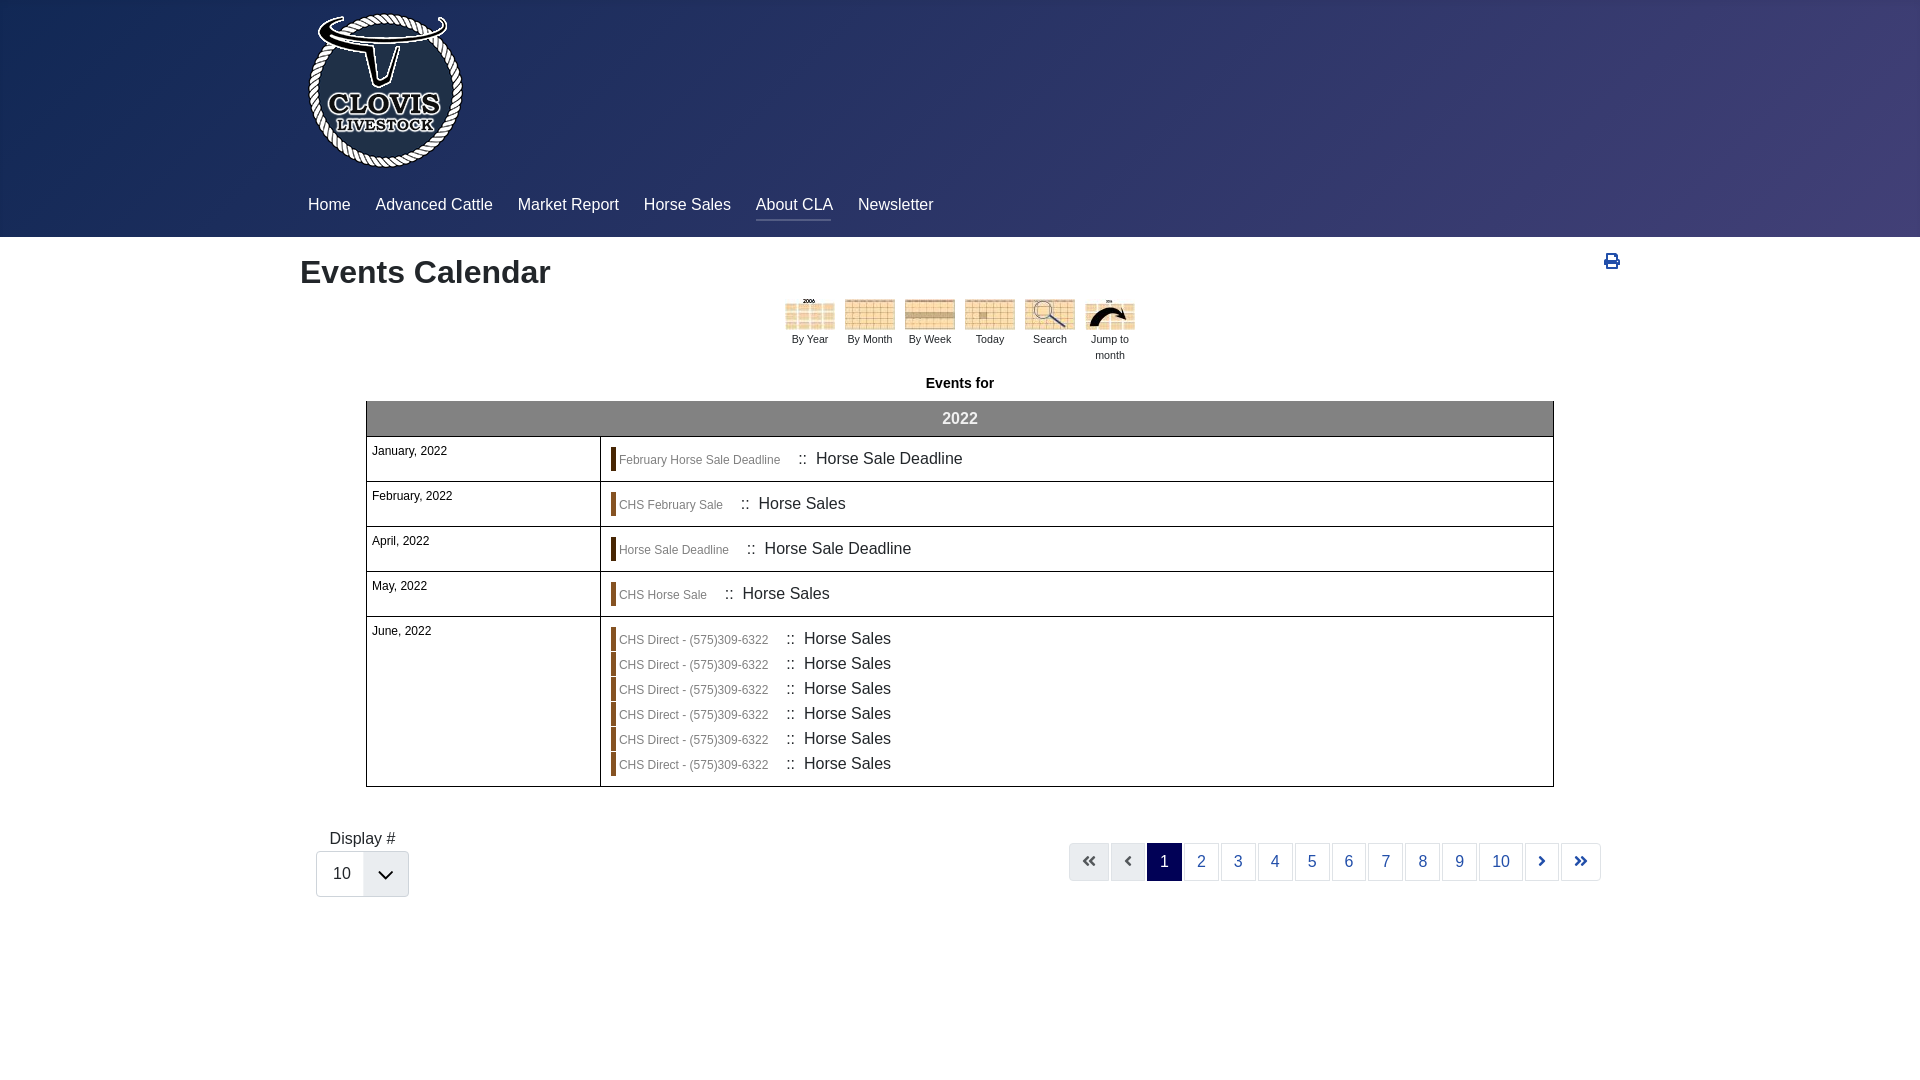 Image resolution: width=1920 pixels, height=1080 pixels. I want to click on 'CHS Direct - (575)309-6322', so click(693, 713).